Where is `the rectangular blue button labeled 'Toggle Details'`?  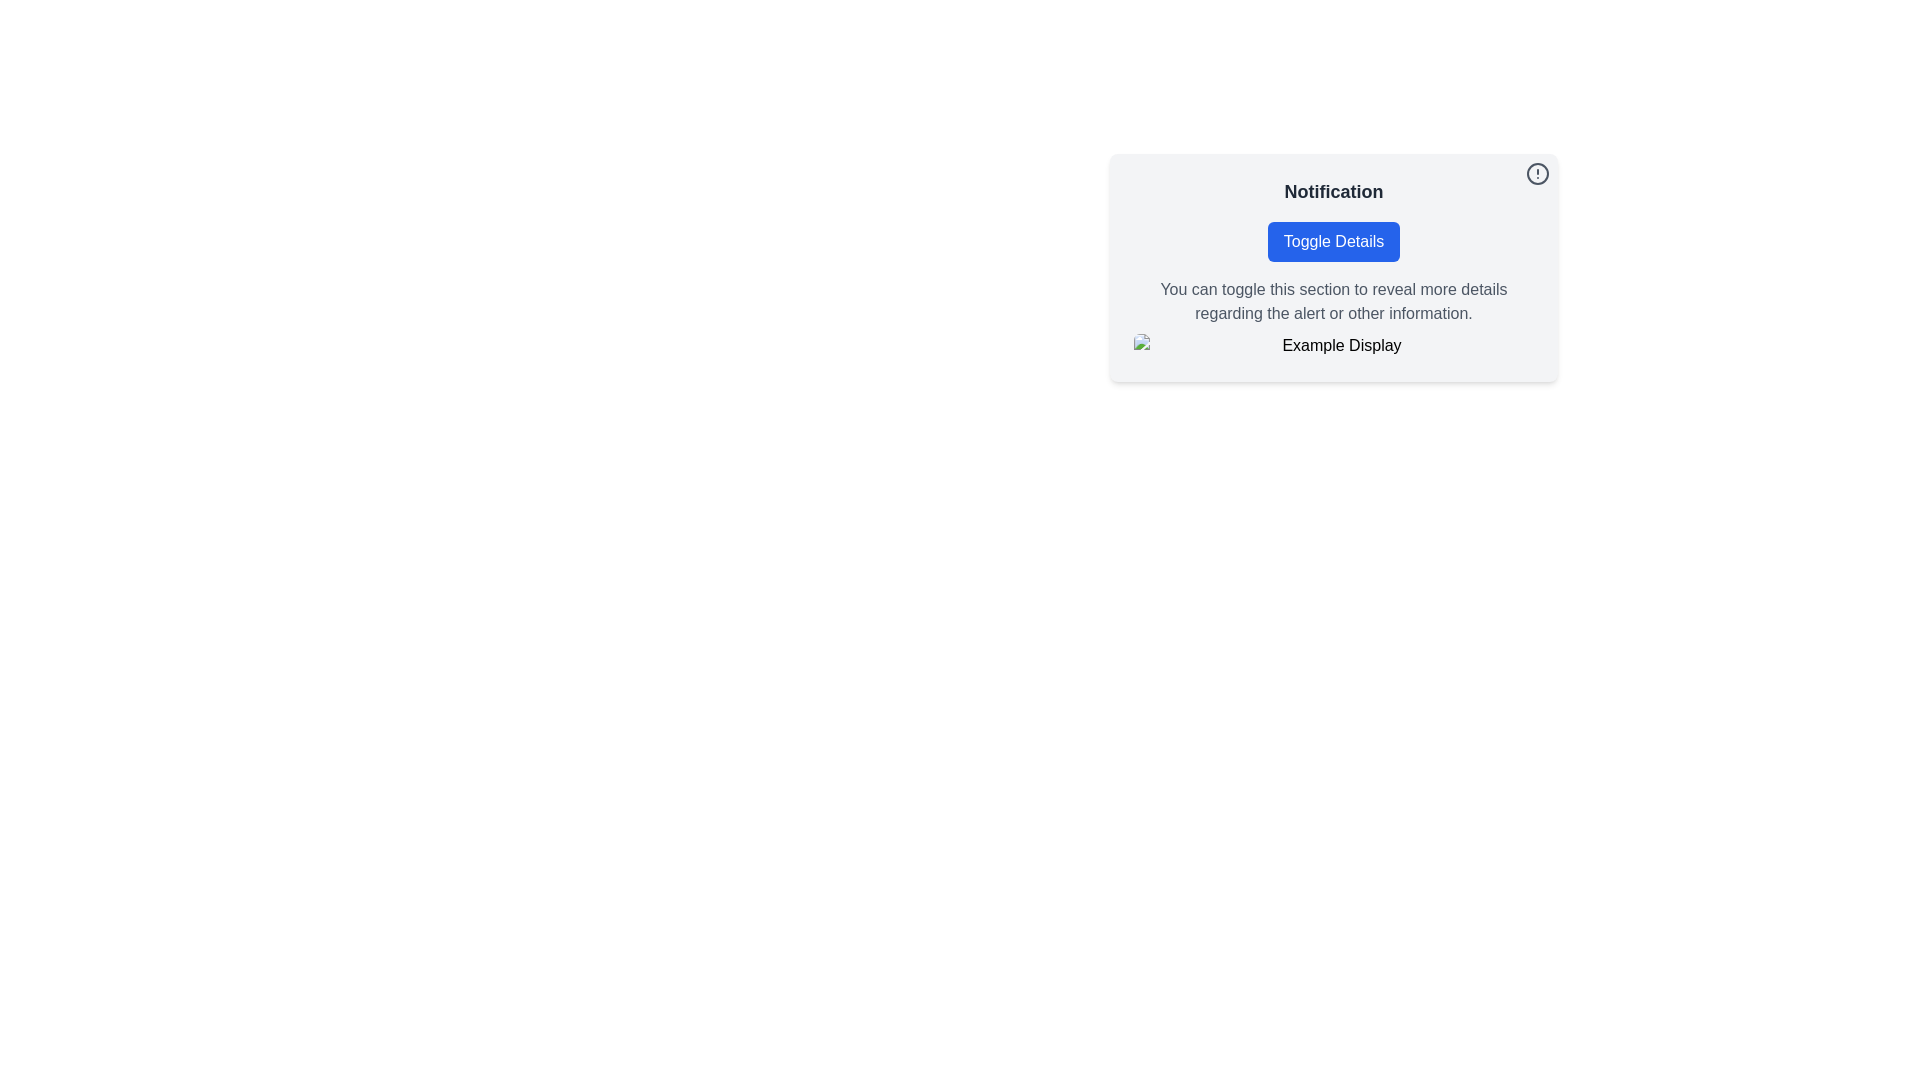 the rectangular blue button labeled 'Toggle Details' is located at coordinates (1334, 241).